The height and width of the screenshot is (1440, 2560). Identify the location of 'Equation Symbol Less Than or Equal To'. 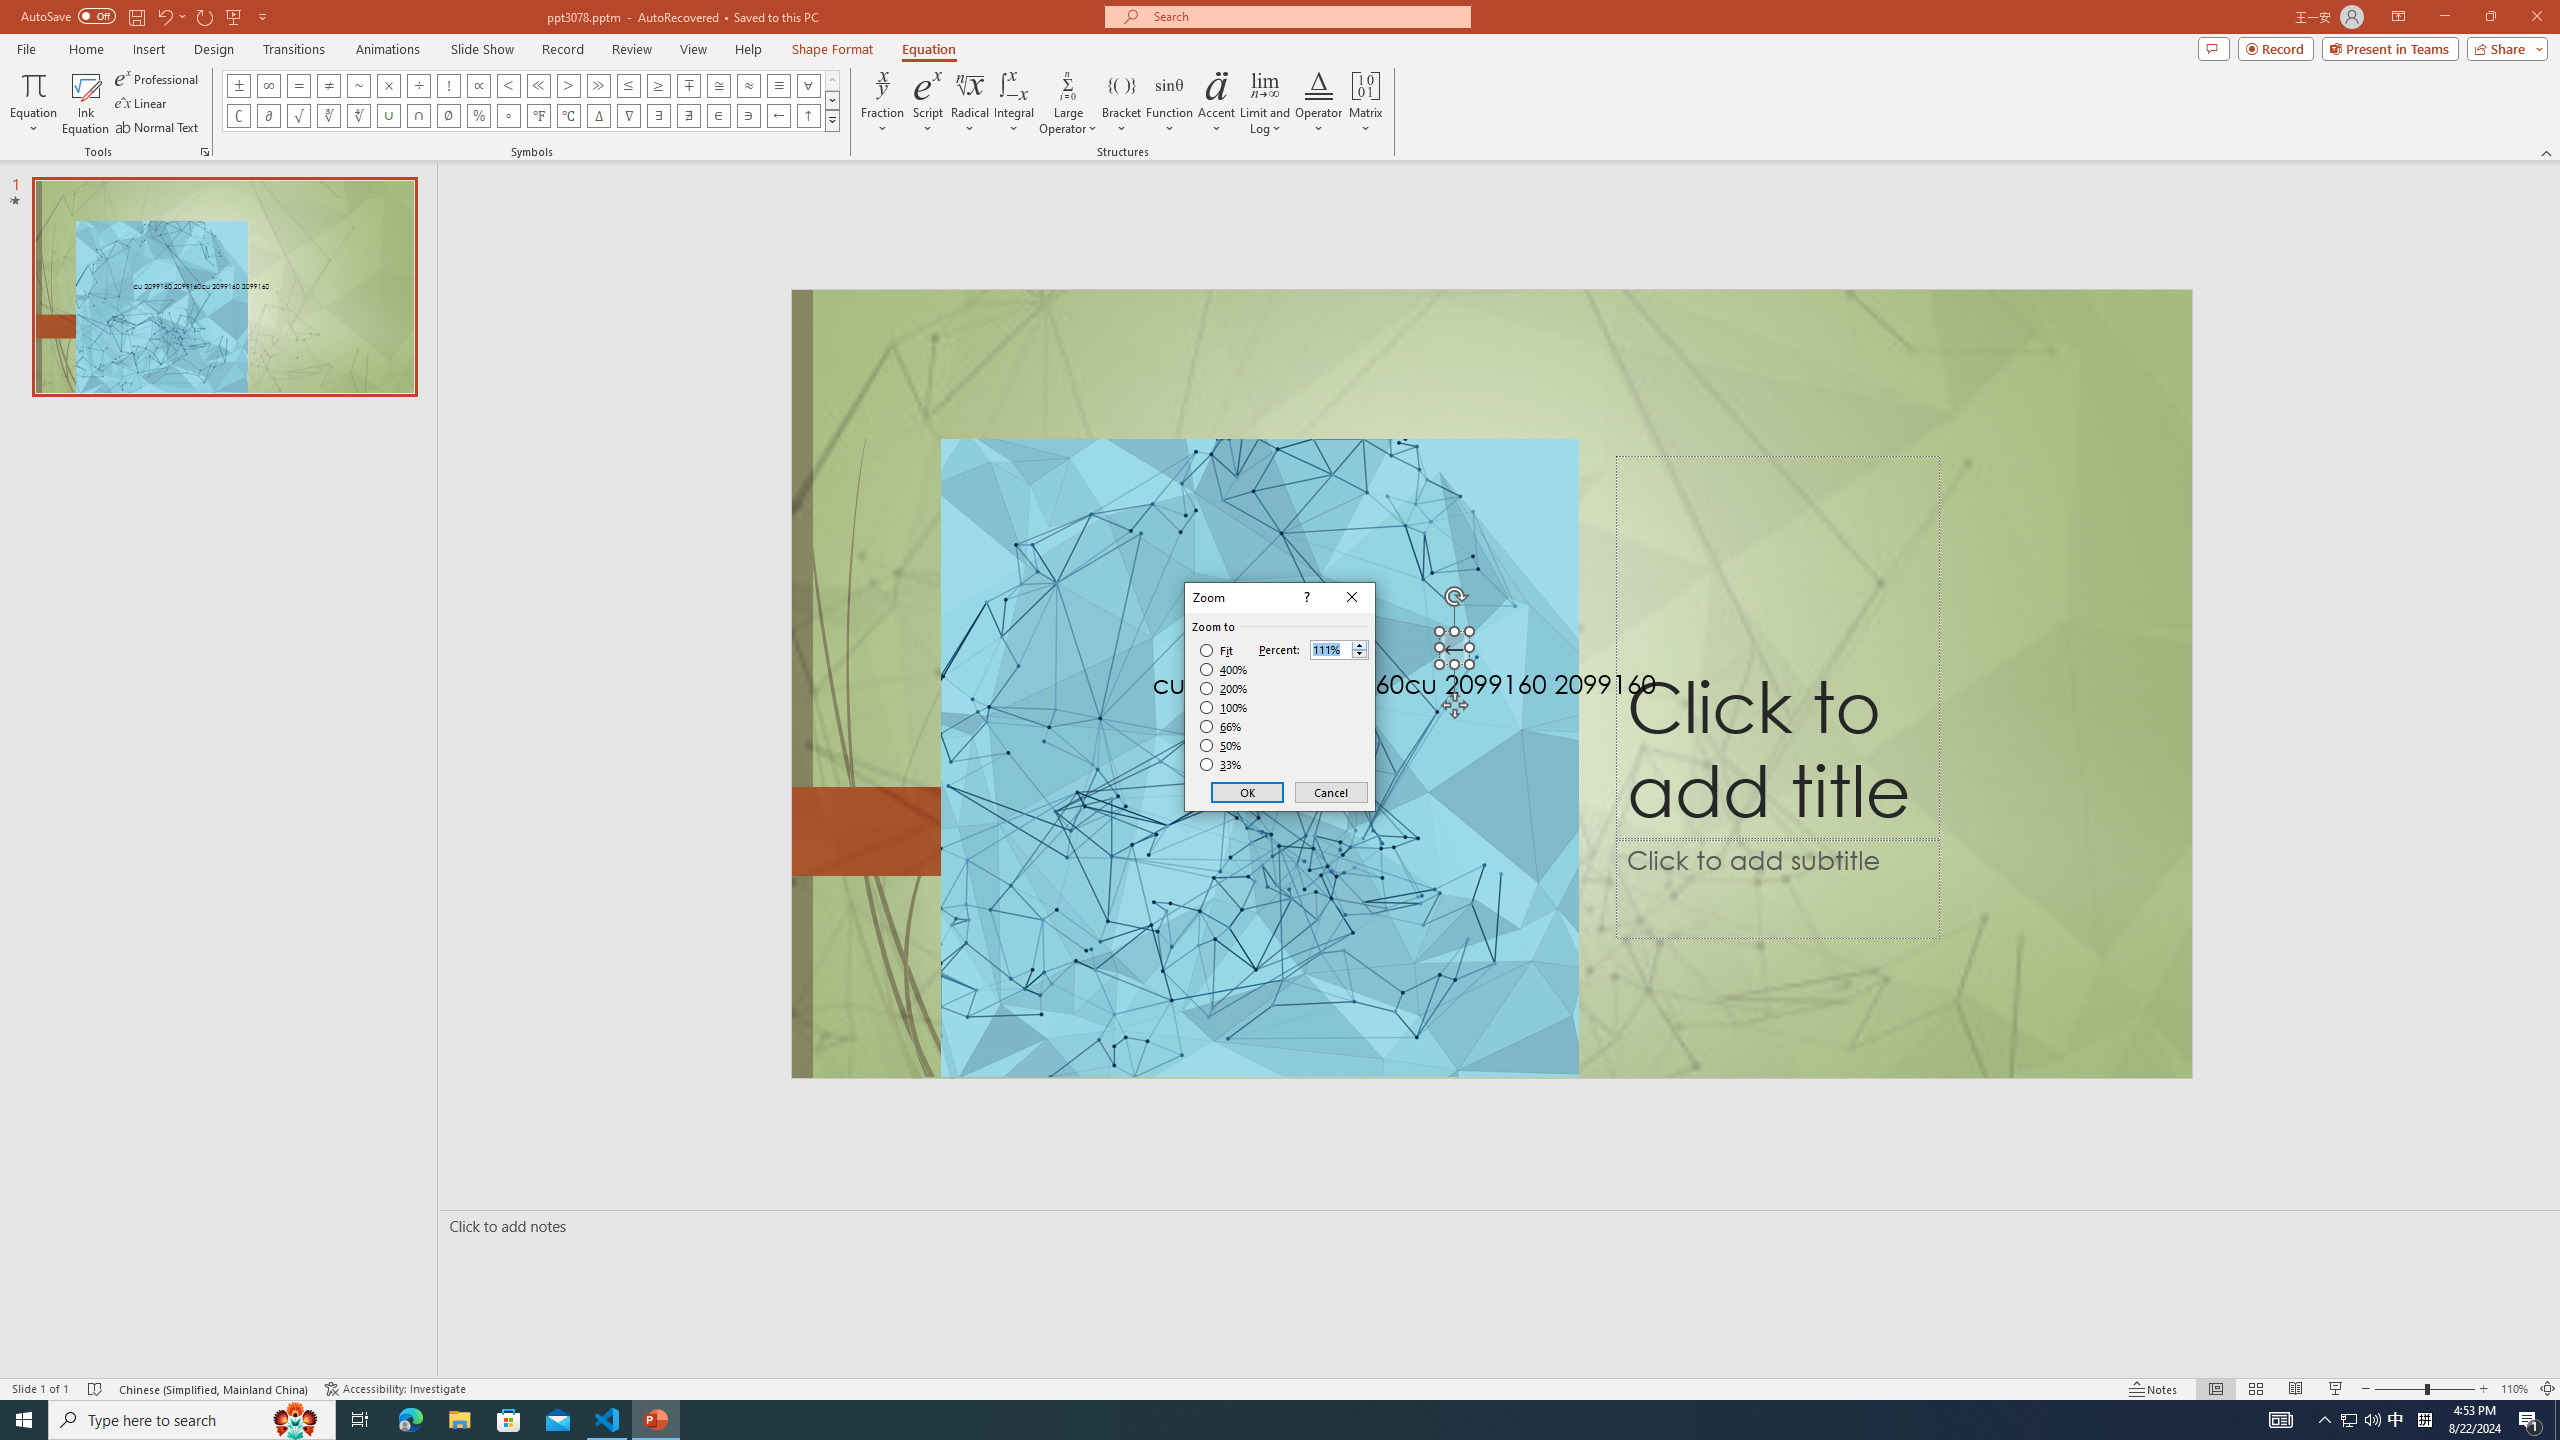
(628, 84).